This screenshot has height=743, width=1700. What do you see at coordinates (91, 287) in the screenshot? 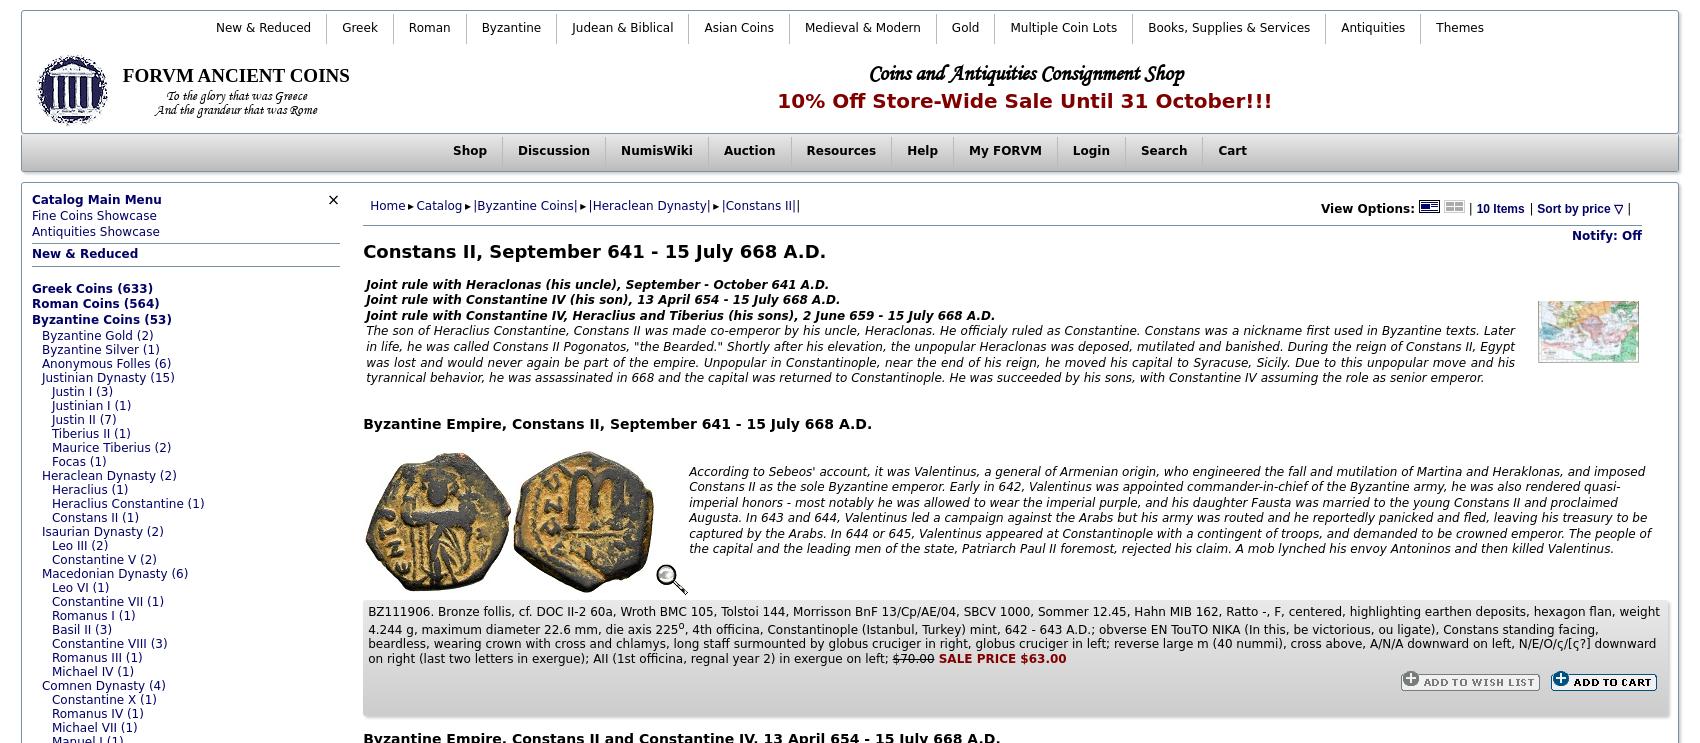
I see `'Greek Coins (633)'` at bounding box center [91, 287].